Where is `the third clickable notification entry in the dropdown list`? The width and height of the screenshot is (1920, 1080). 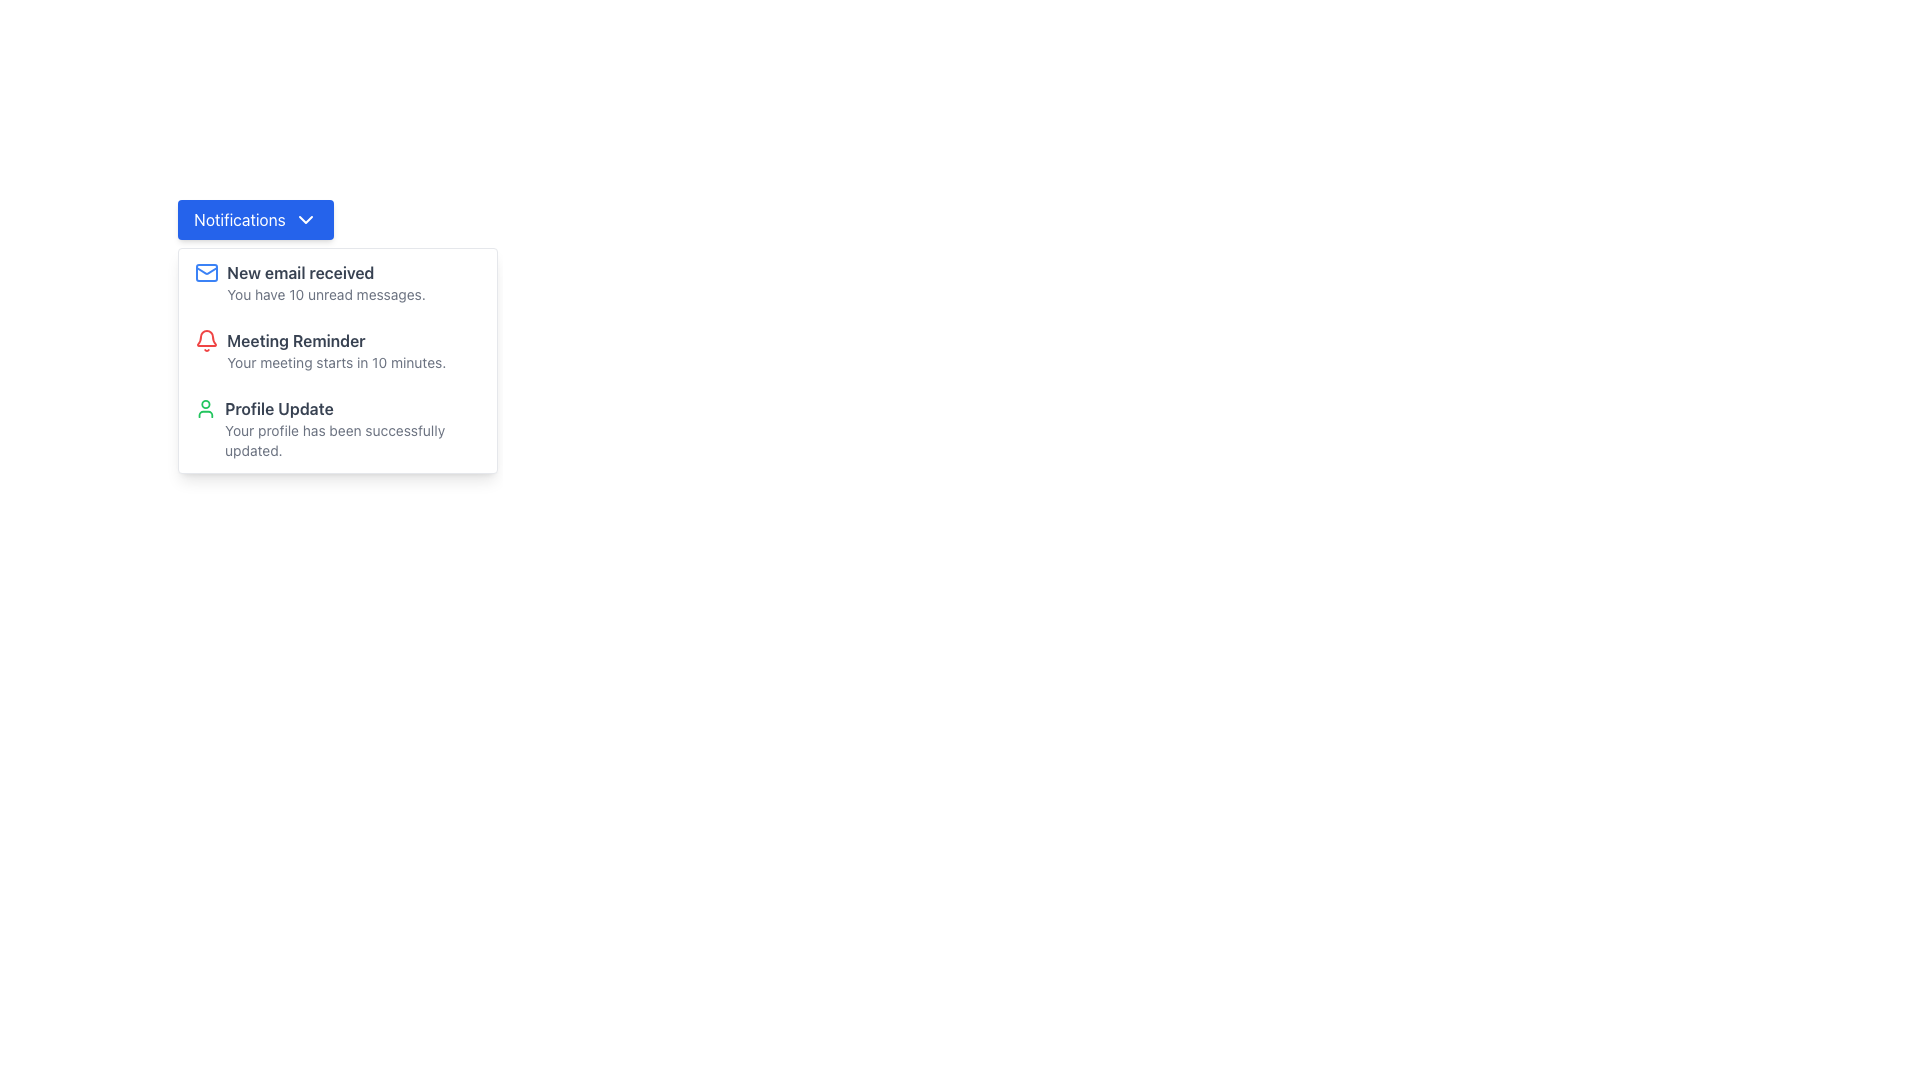
the third clickable notification entry in the dropdown list is located at coordinates (338, 427).